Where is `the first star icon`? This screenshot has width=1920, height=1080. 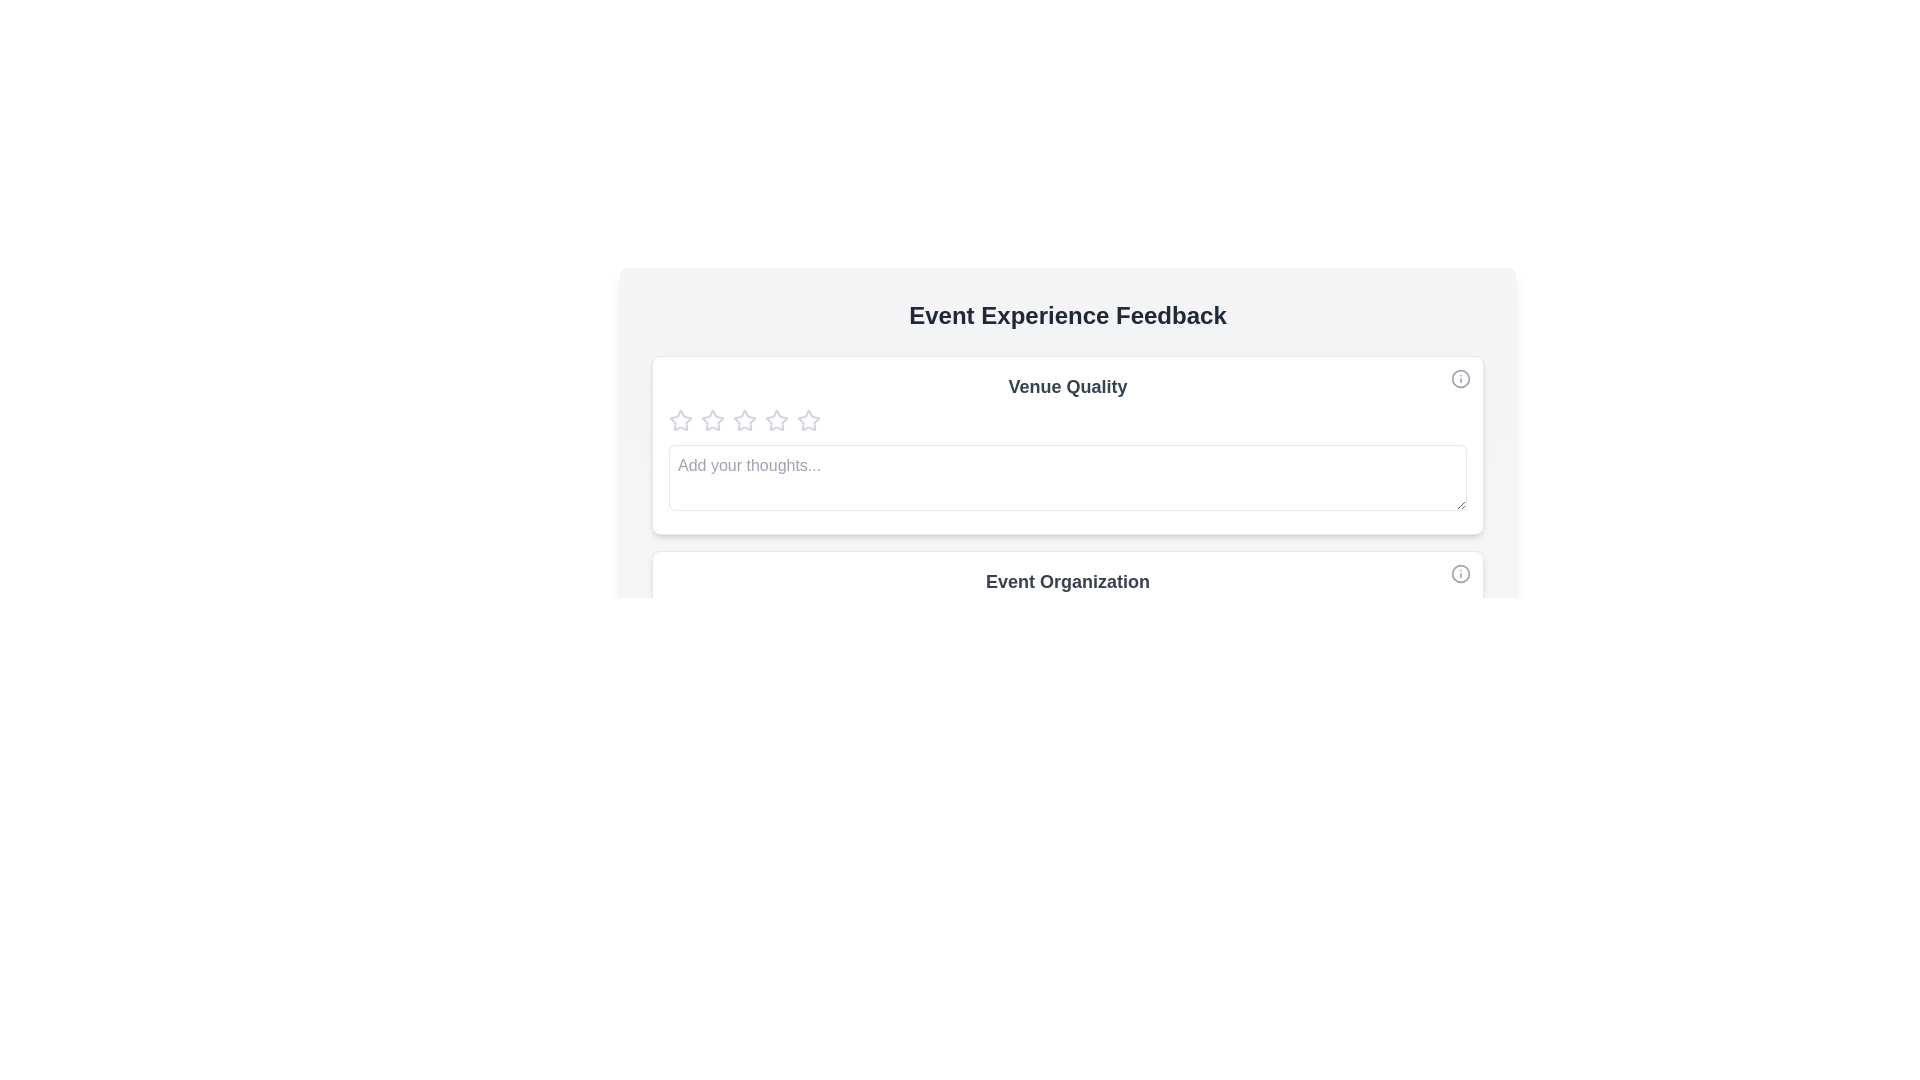 the first star icon is located at coordinates (681, 419).